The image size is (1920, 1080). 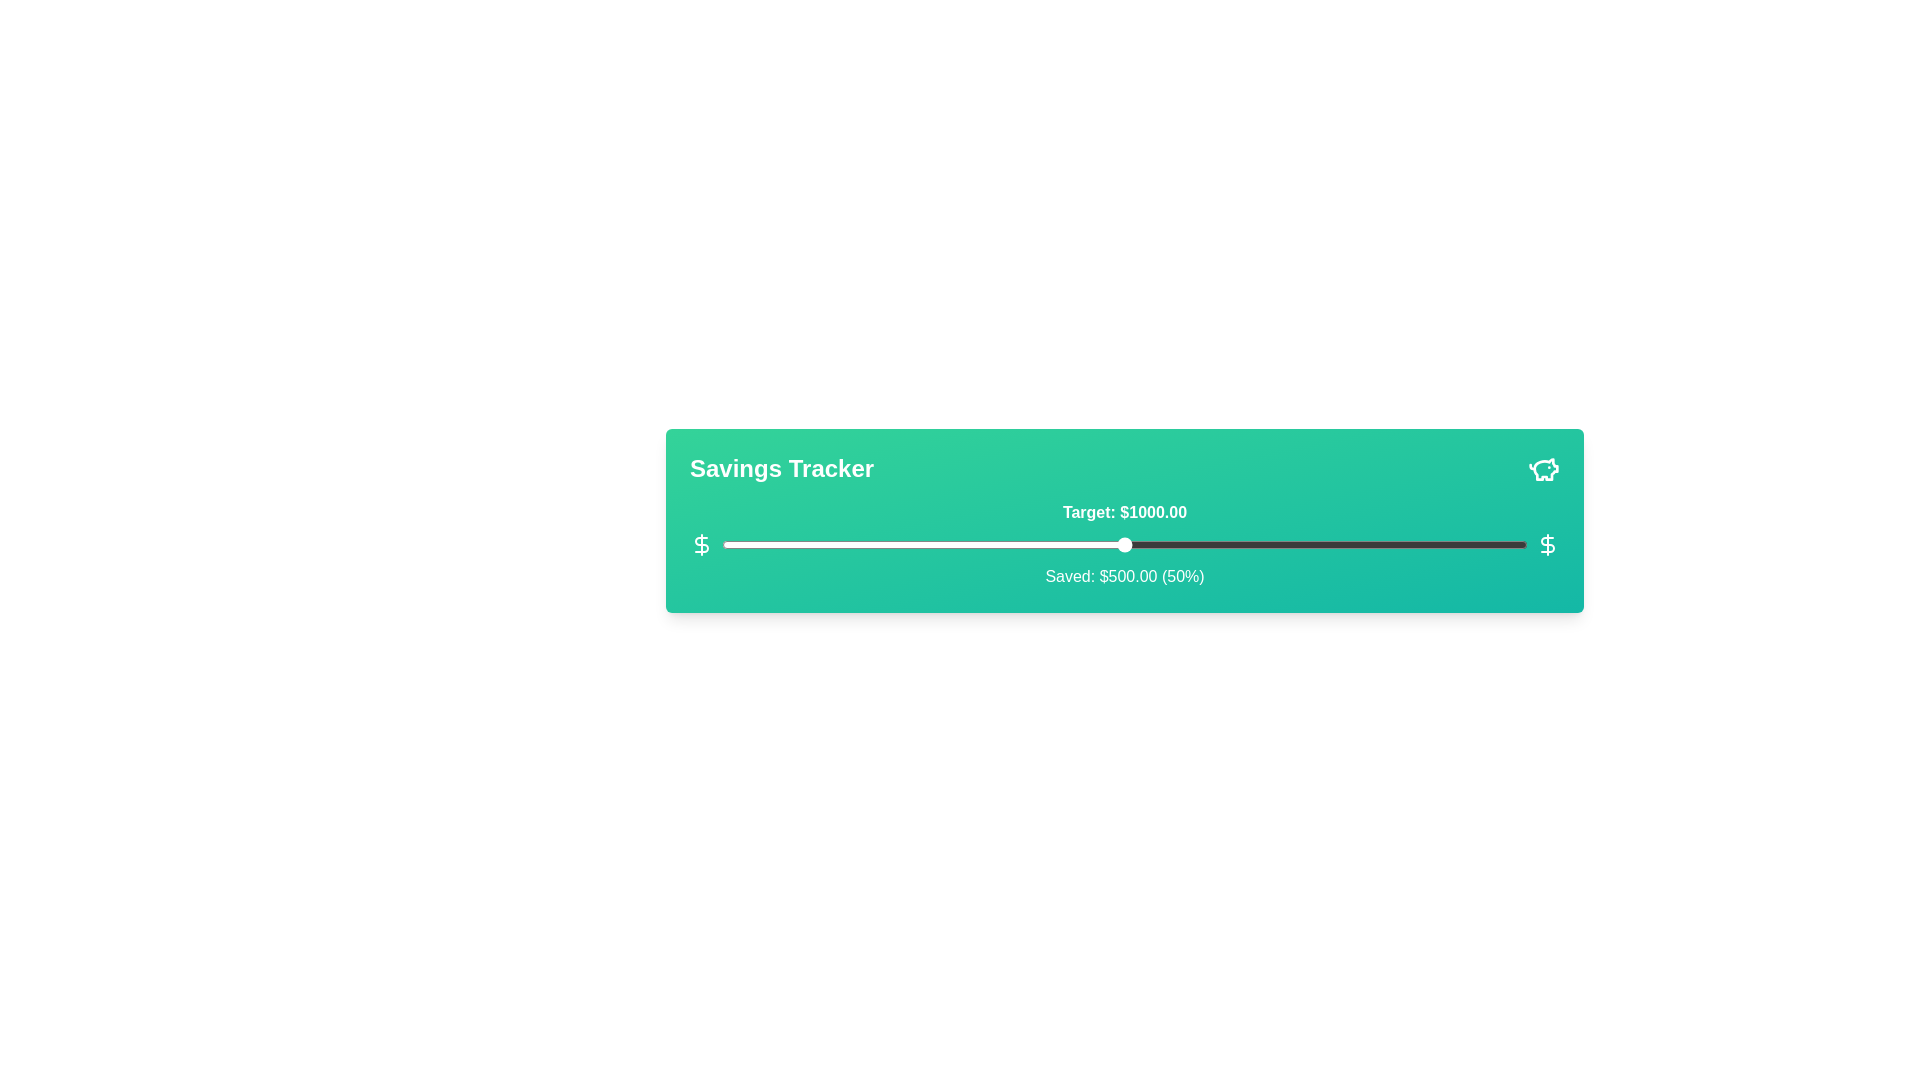 I want to click on the savings tracker, so click(x=1358, y=544).